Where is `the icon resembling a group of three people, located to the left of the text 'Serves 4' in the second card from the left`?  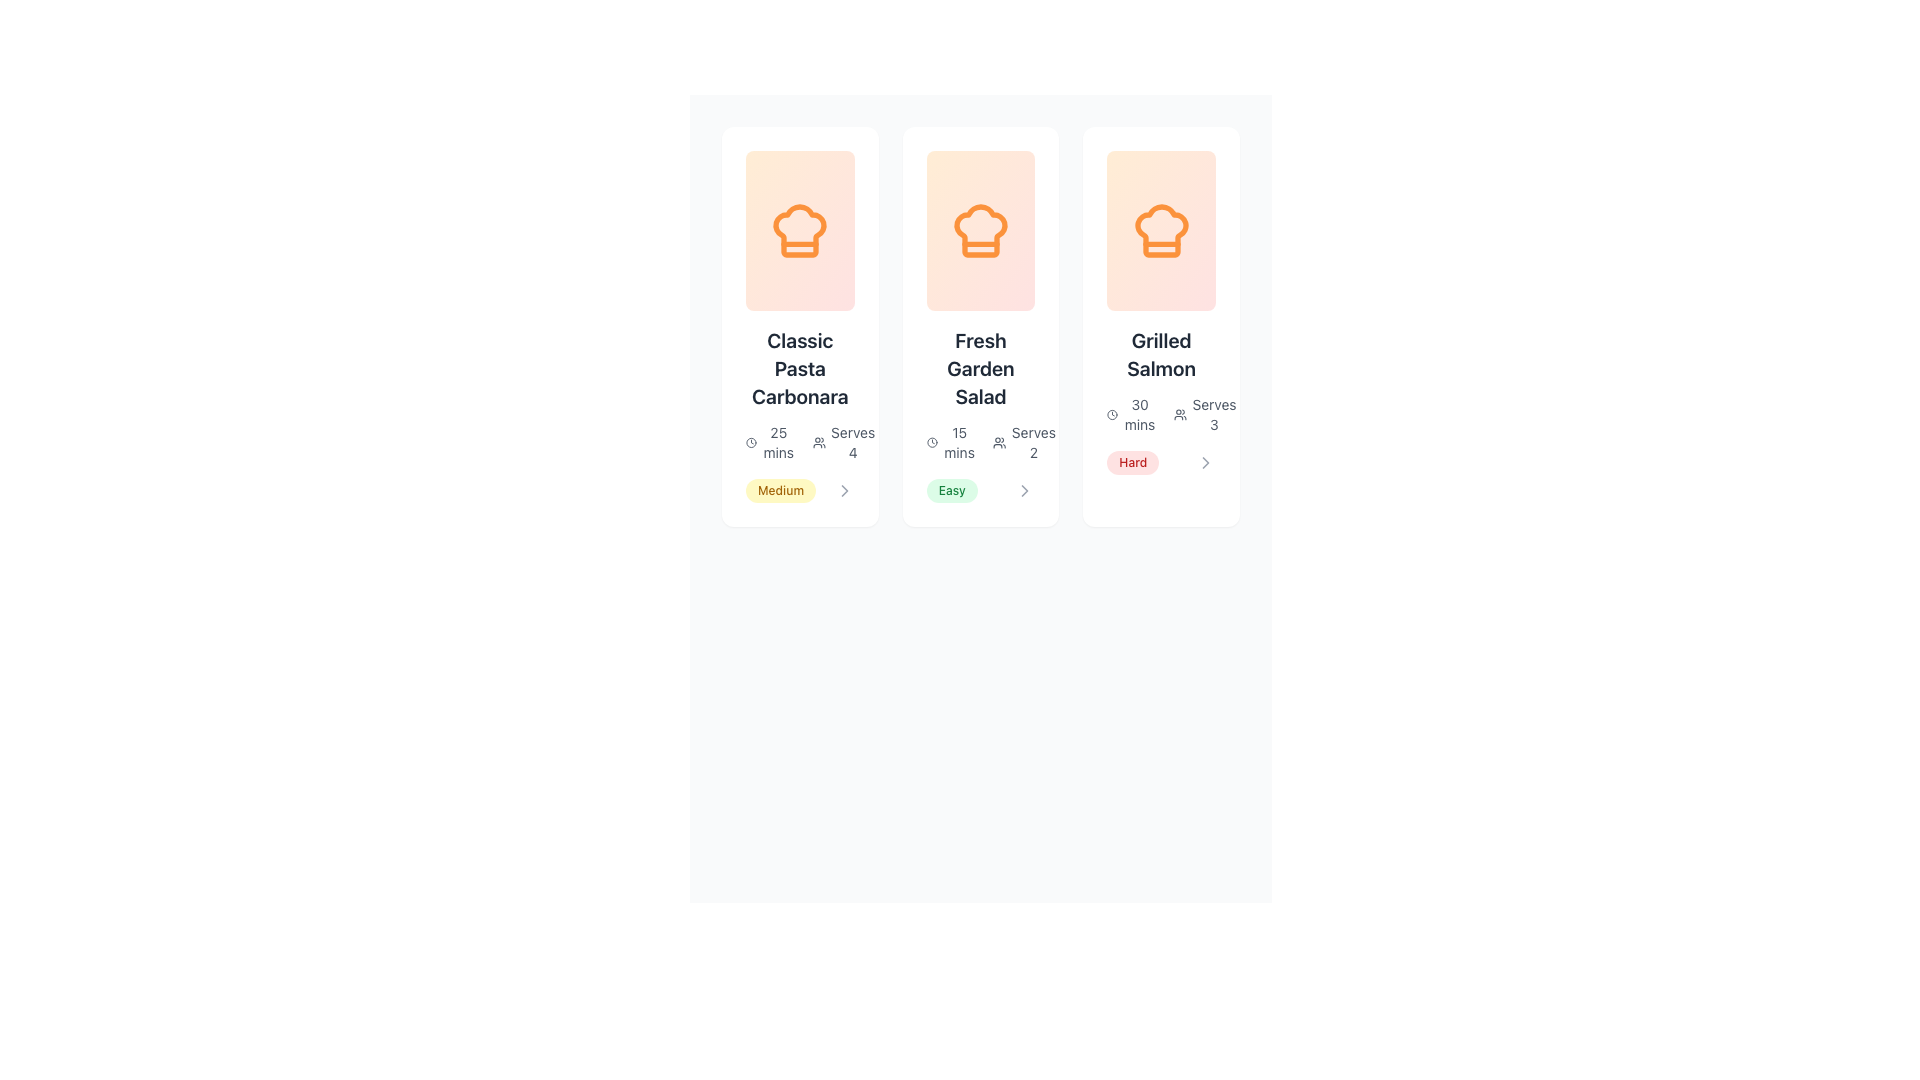 the icon resembling a group of three people, located to the left of the text 'Serves 4' in the second card from the left is located at coordinates (819, 442).